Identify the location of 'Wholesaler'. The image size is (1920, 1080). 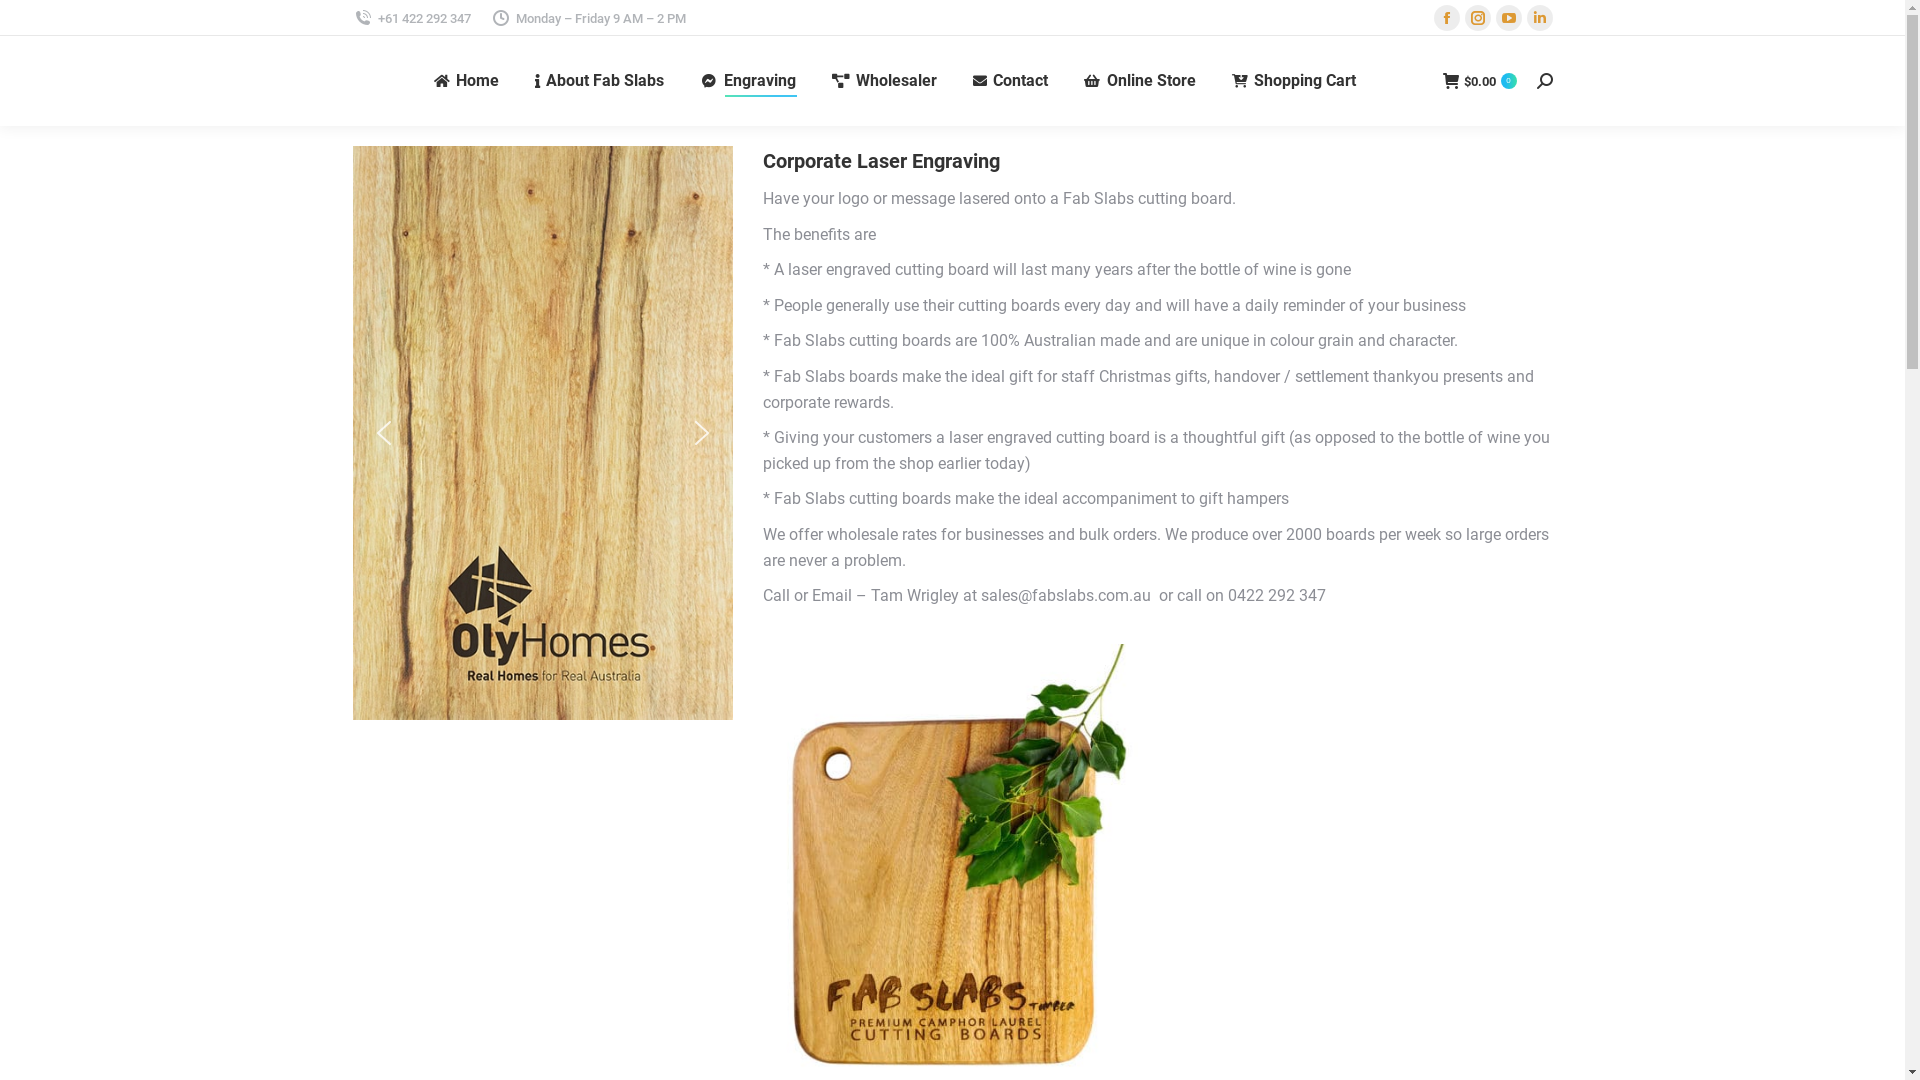
(883, 80).